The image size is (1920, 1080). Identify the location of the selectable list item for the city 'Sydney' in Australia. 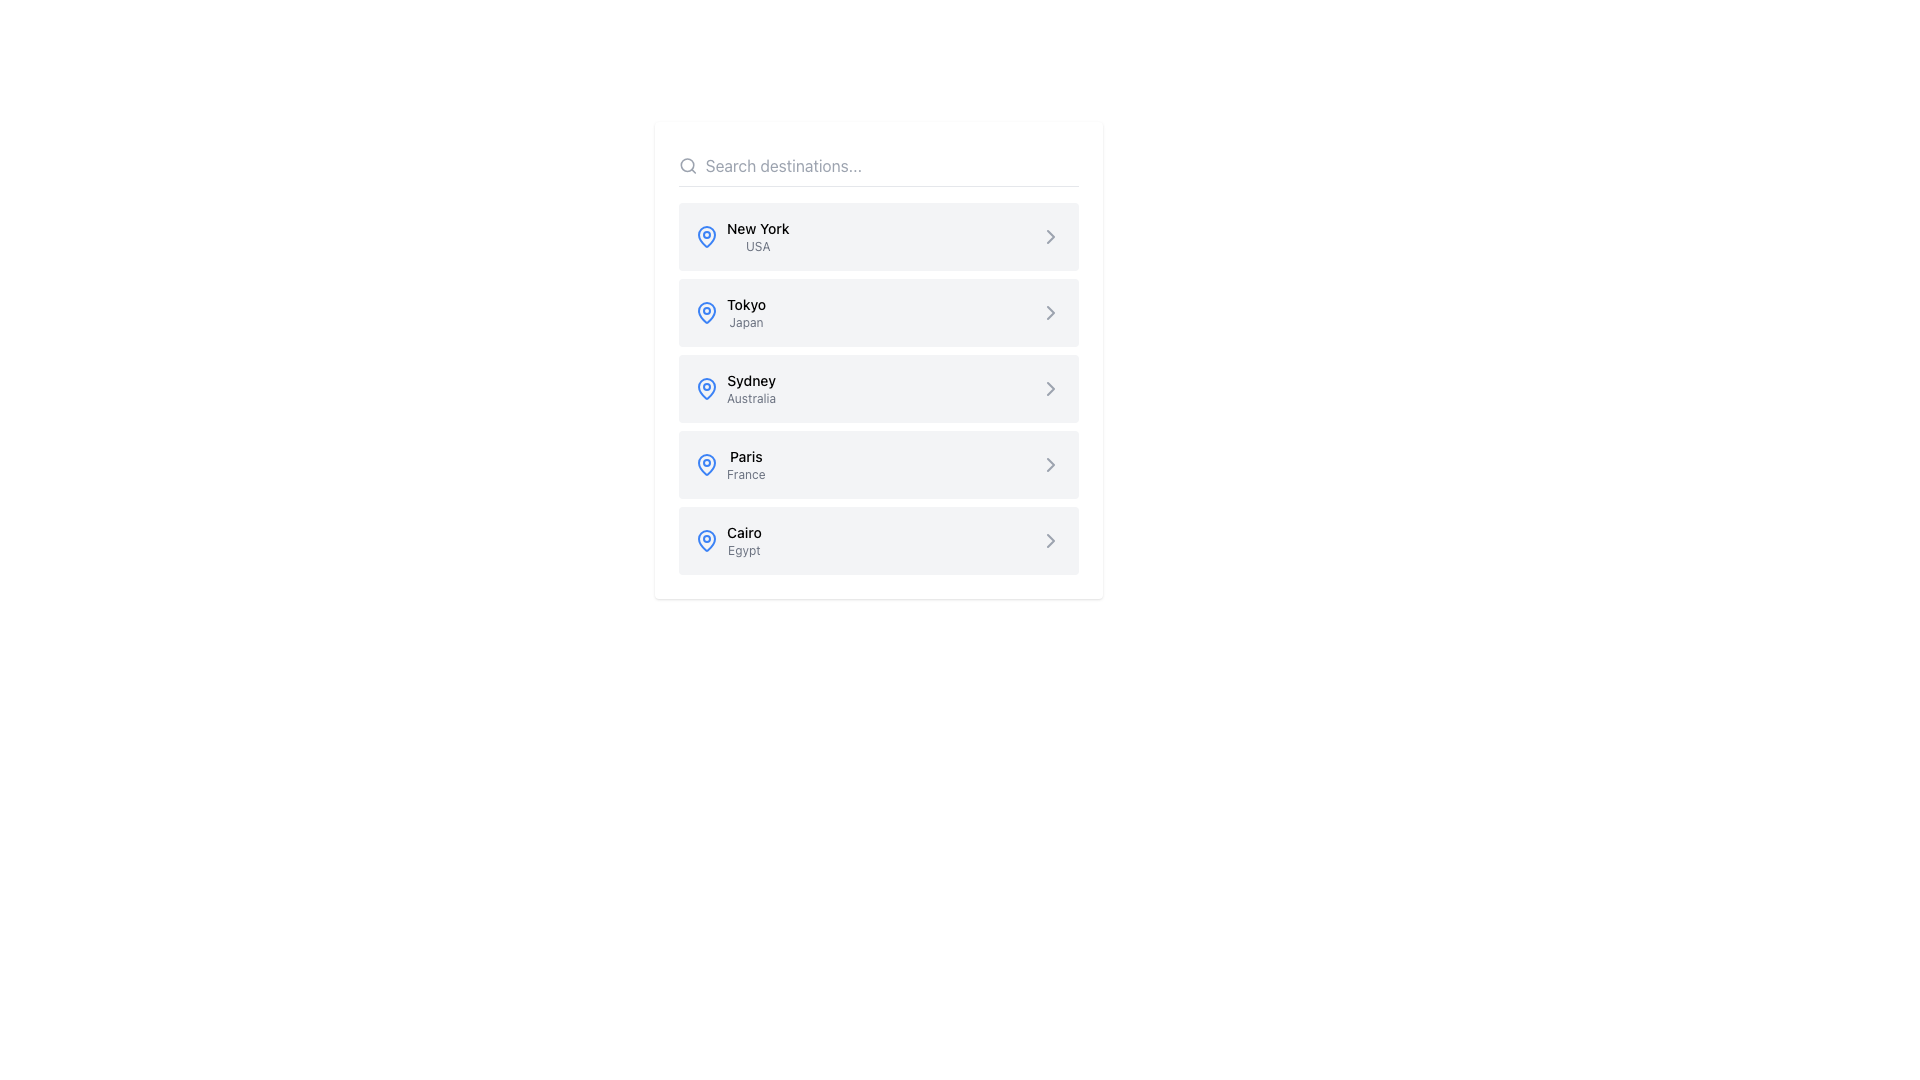
(878, 389).